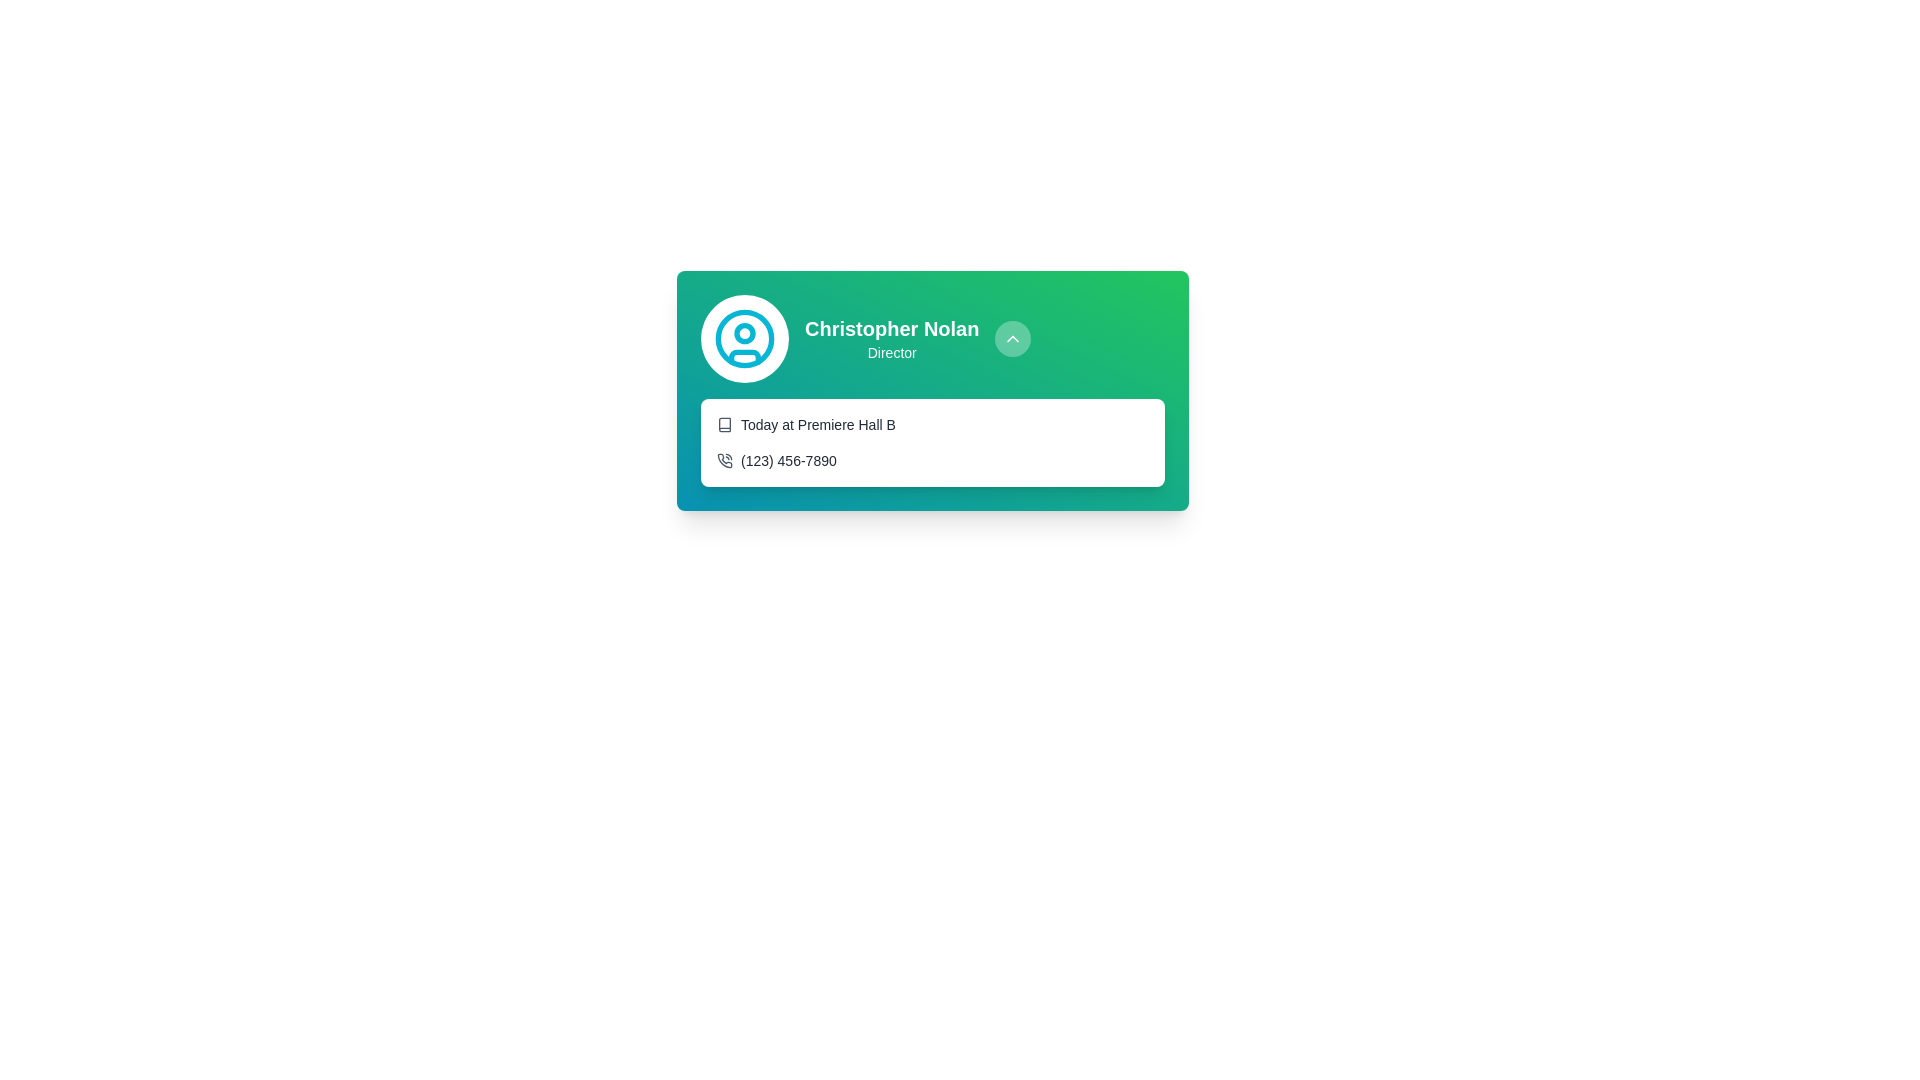  What do you see at coordinates (743, 338) in the screenshot?
I see `the decorative Vector Graphic Icon representing the user profile for 'Christopher Nolan', located at the upper section of the card adjacent to the labels 'Christopher Nolan' and 'Director'` at bounding box center [743, 338].